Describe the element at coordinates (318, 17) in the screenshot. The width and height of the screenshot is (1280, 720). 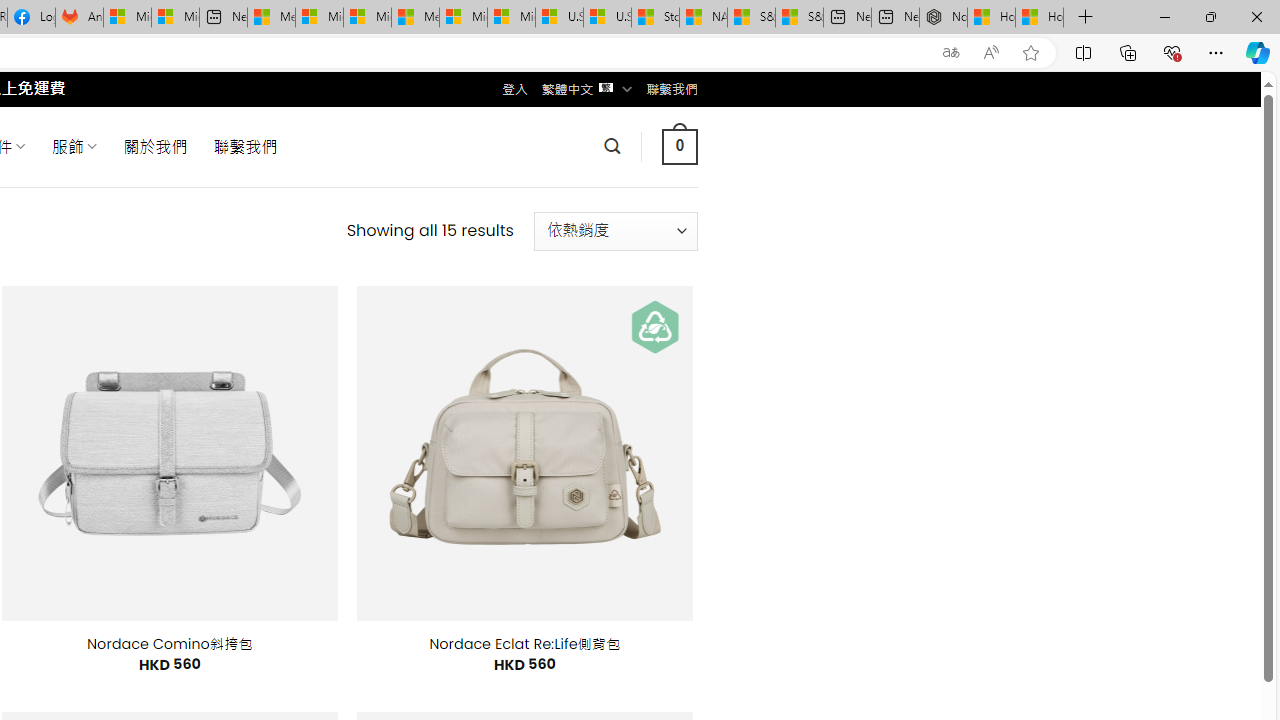
I see `'Microsoft account | Privacy'` at that location.